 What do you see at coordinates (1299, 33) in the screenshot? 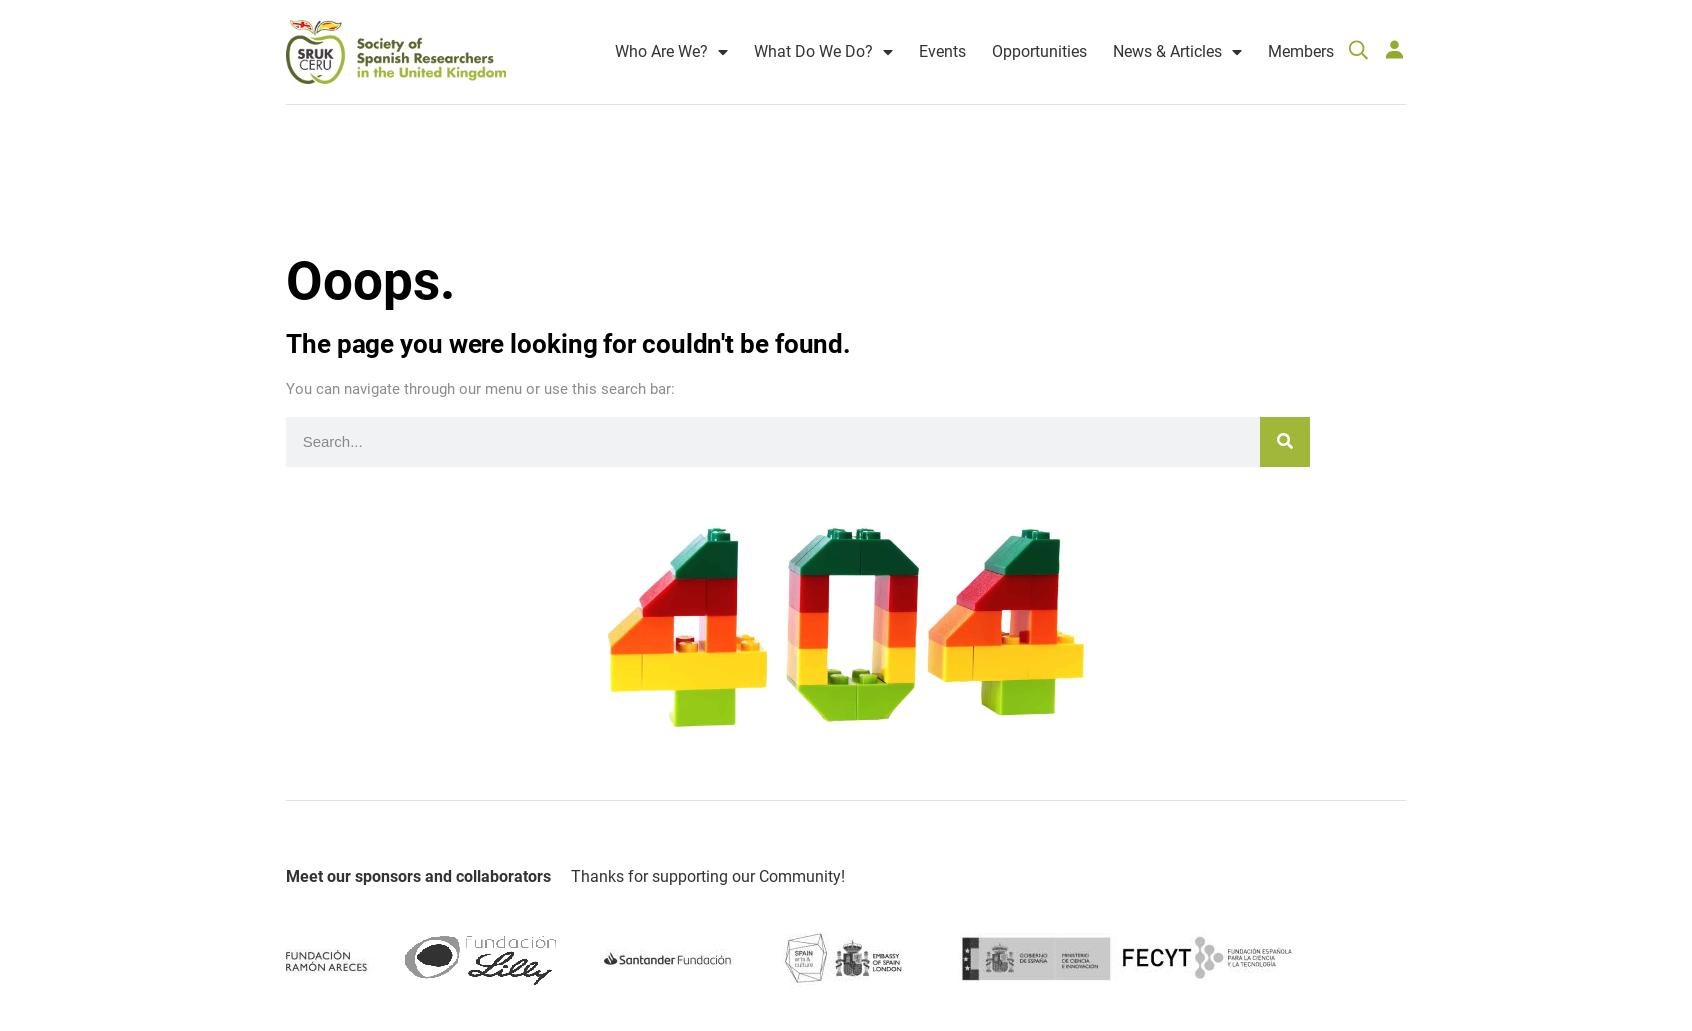
I see `'Members'` at bounding box center [1299, 33].